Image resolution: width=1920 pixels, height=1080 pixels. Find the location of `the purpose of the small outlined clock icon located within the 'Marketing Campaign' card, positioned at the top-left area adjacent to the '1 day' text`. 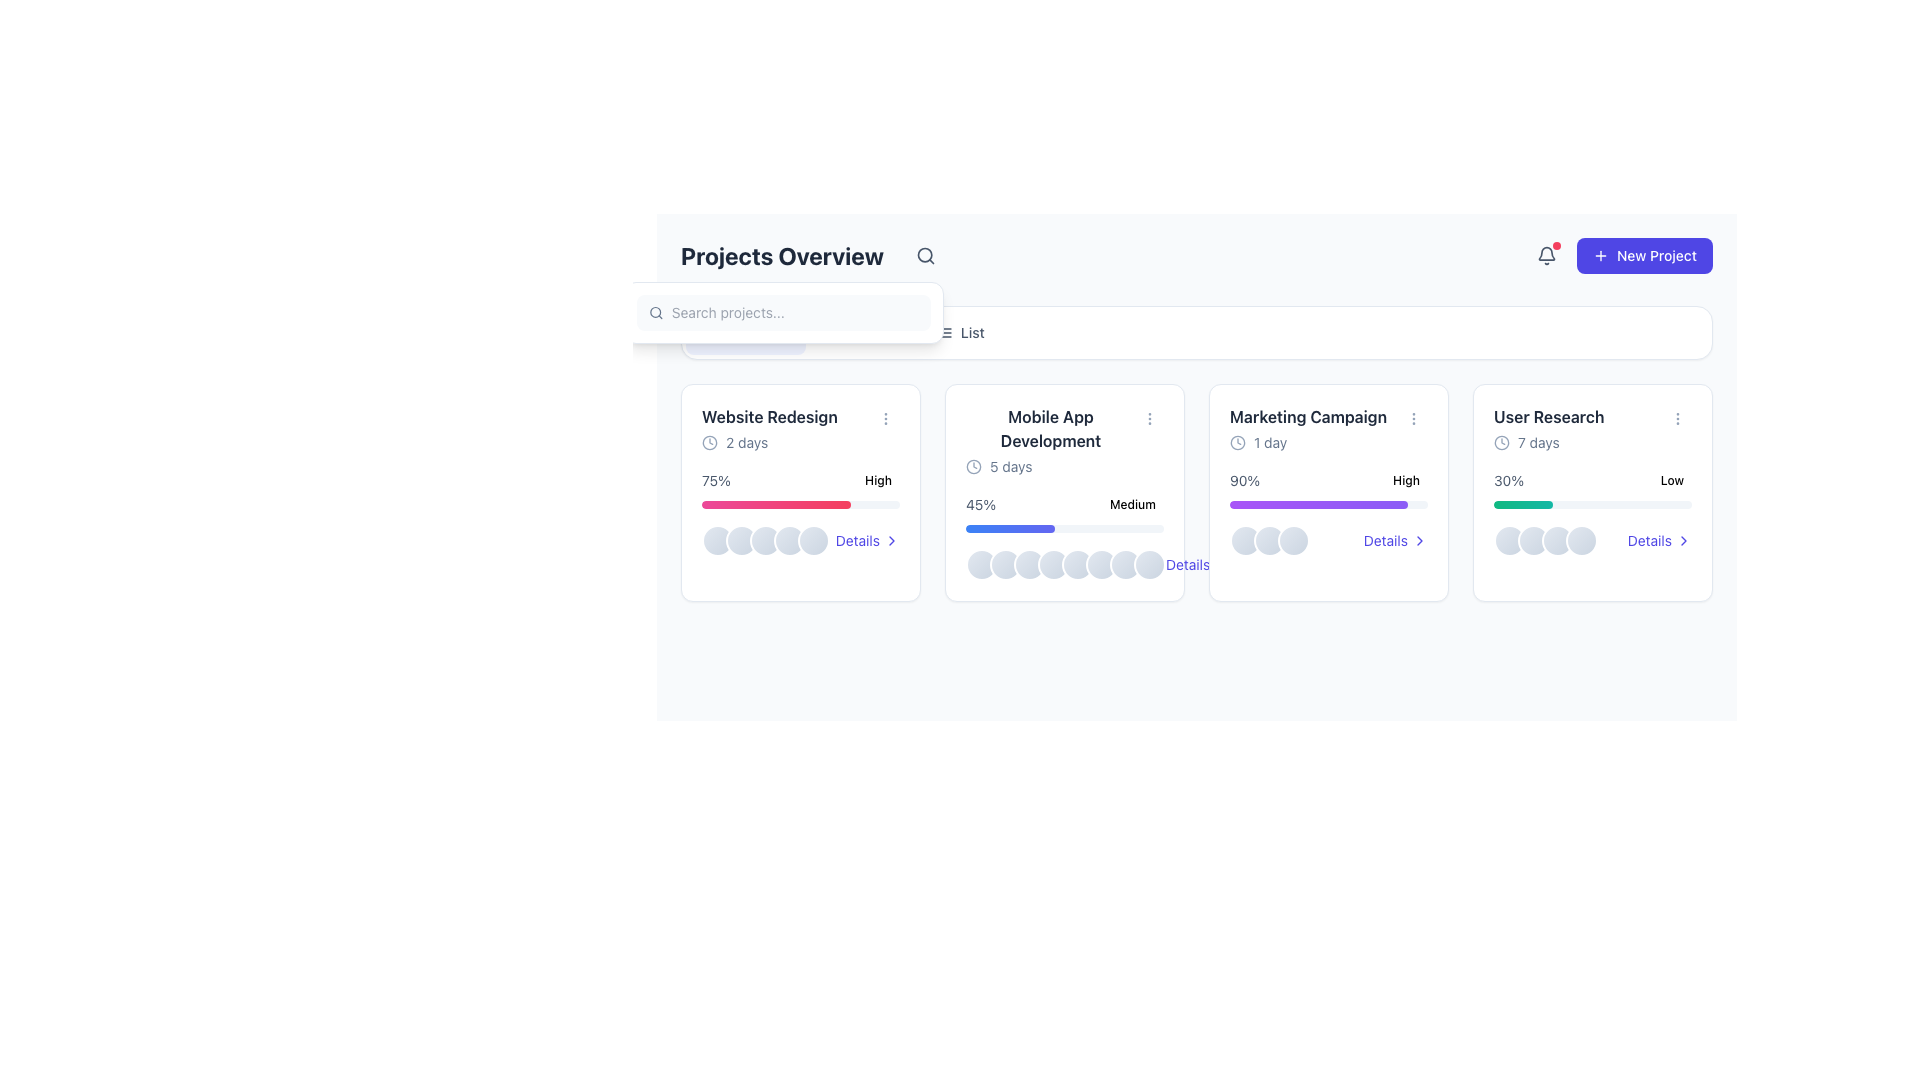

the purpose of the small outlined clock icon located within the 'Marketing Campaign' card, positioned at the top-left area adjacent to the '1 day' text is located at coordinates (1237, 442).